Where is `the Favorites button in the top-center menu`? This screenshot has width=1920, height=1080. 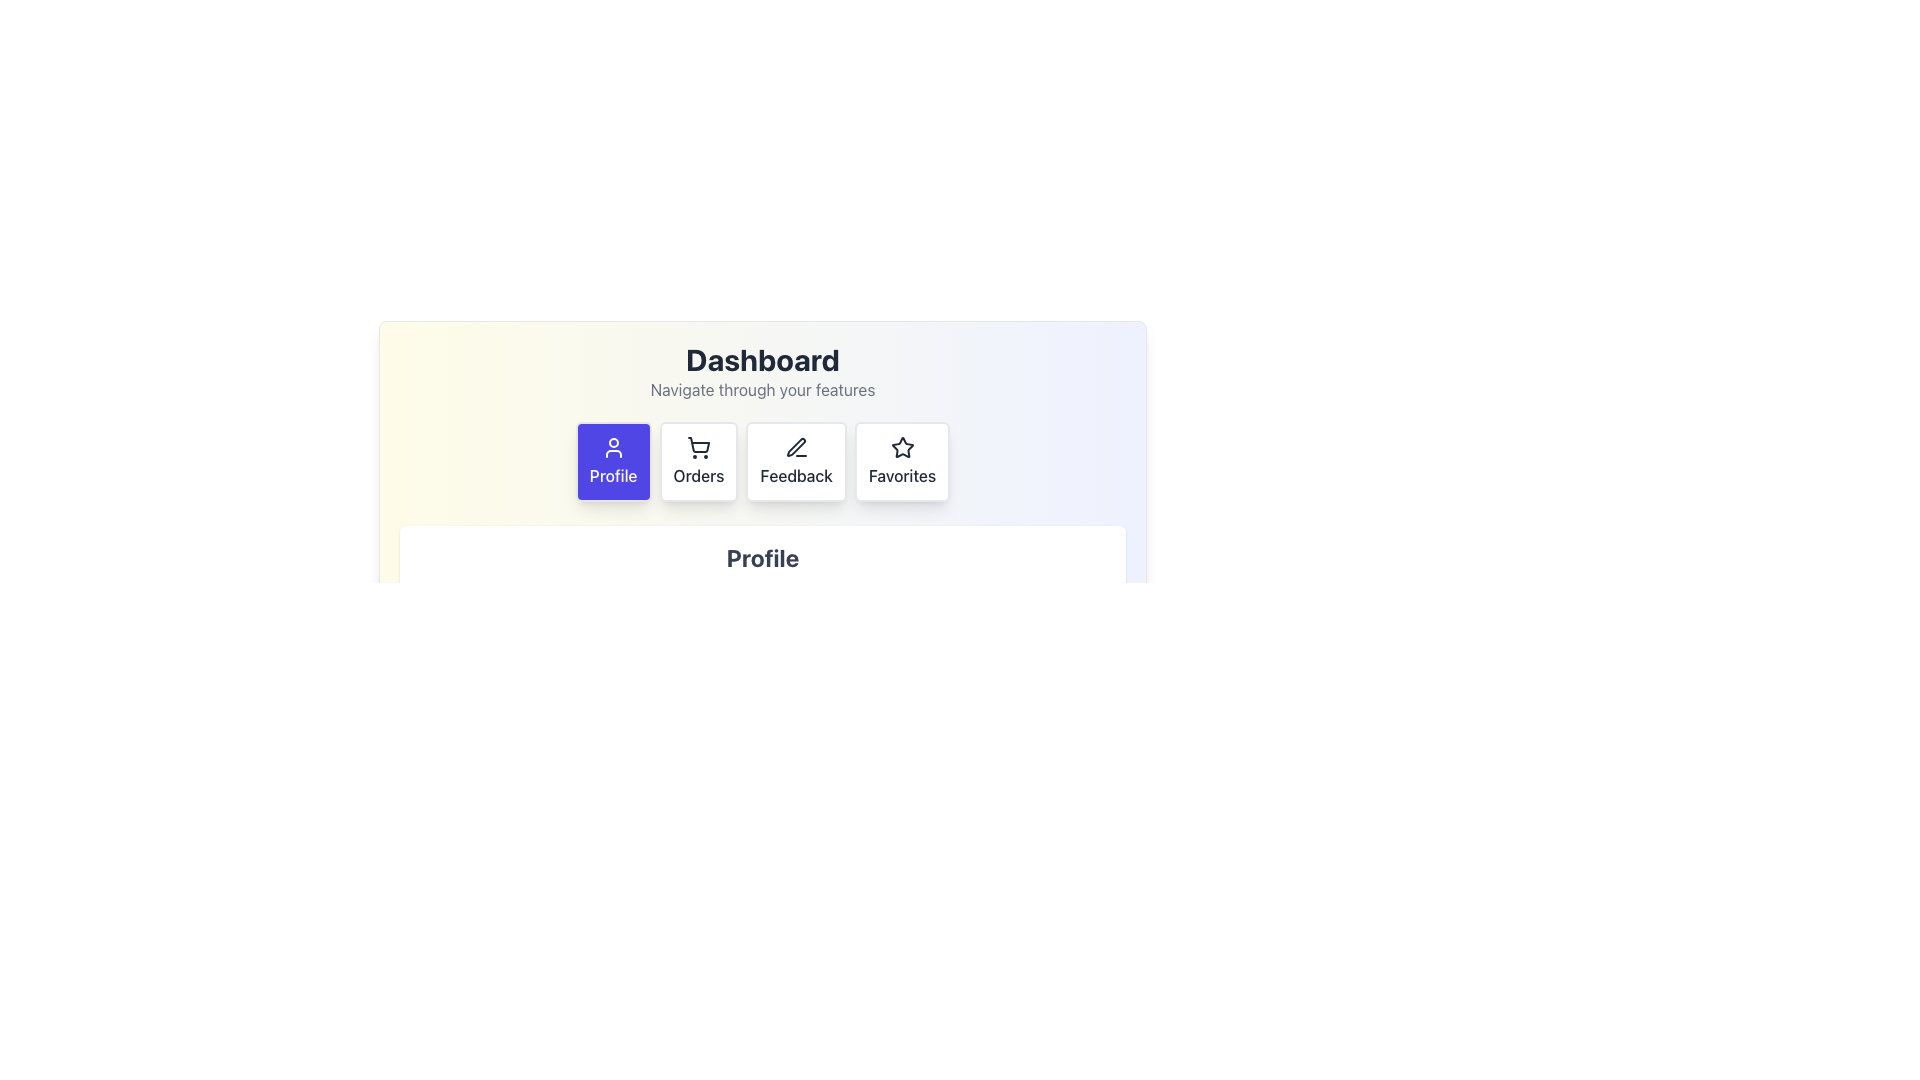
the Favorites button in the top-center menu is located at coordinates (901, 462).